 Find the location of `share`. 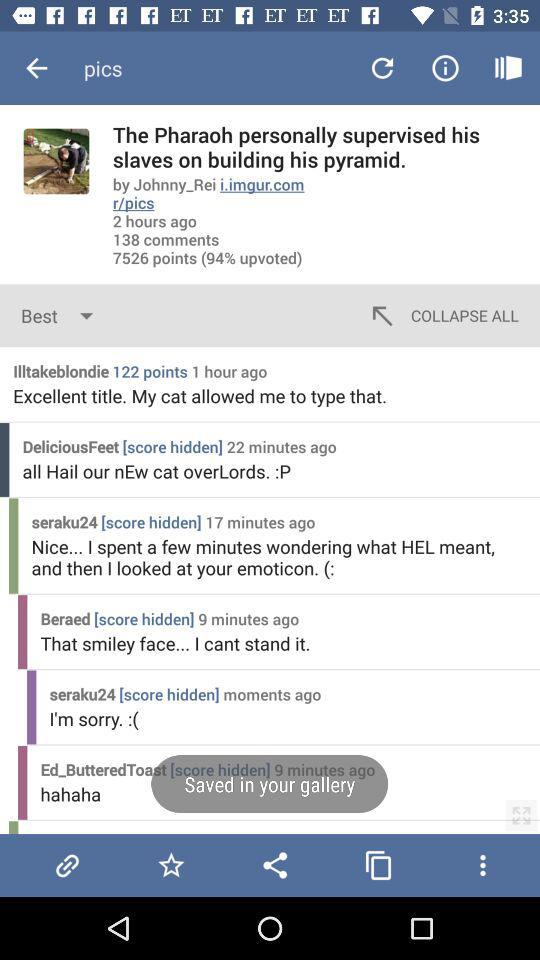

share is located at coordinates (274, 864).